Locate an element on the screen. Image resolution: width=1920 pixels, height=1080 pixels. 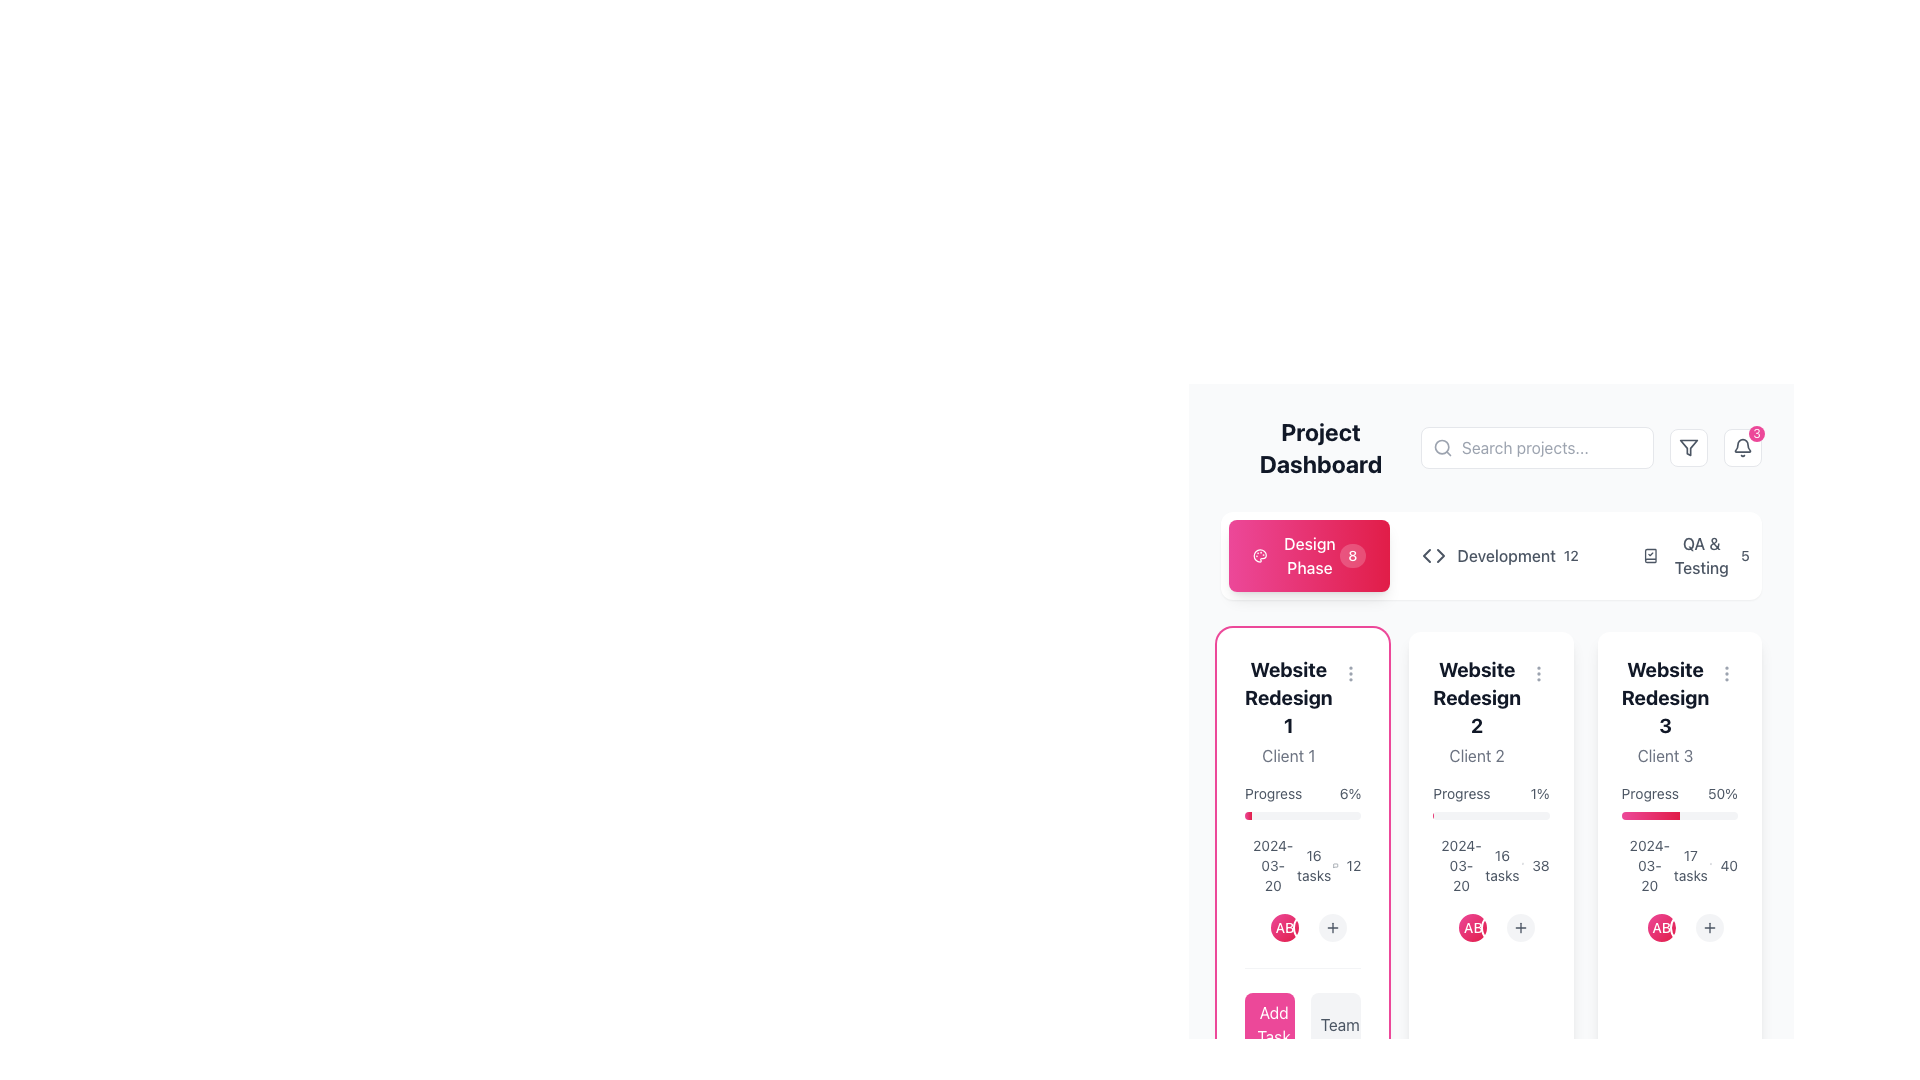
the 'Team' button, which is a minimalistic element with soft gray background and rounded corners, located at the bottom of the 'Website Redesign 1' card is located at coordinates (1340, 1025).